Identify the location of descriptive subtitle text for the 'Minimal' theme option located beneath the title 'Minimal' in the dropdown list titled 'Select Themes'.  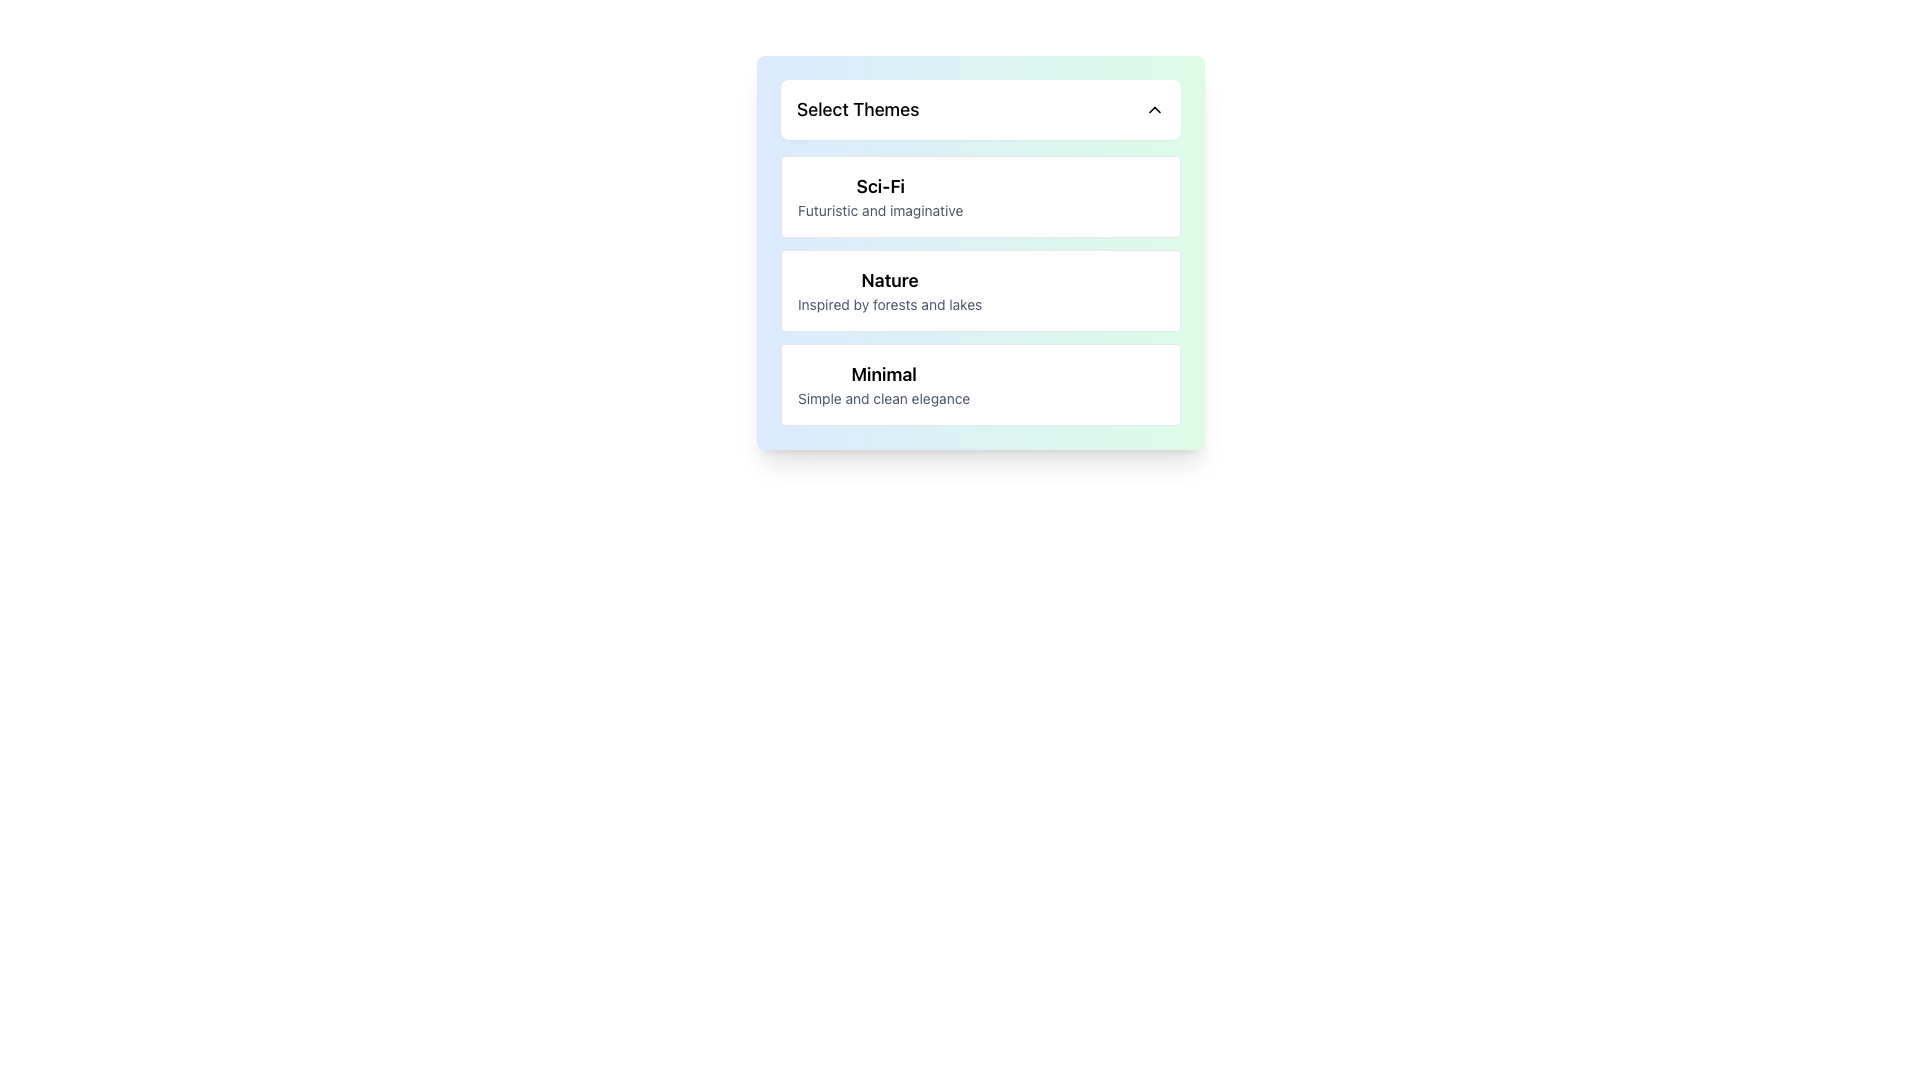
(883, 398).